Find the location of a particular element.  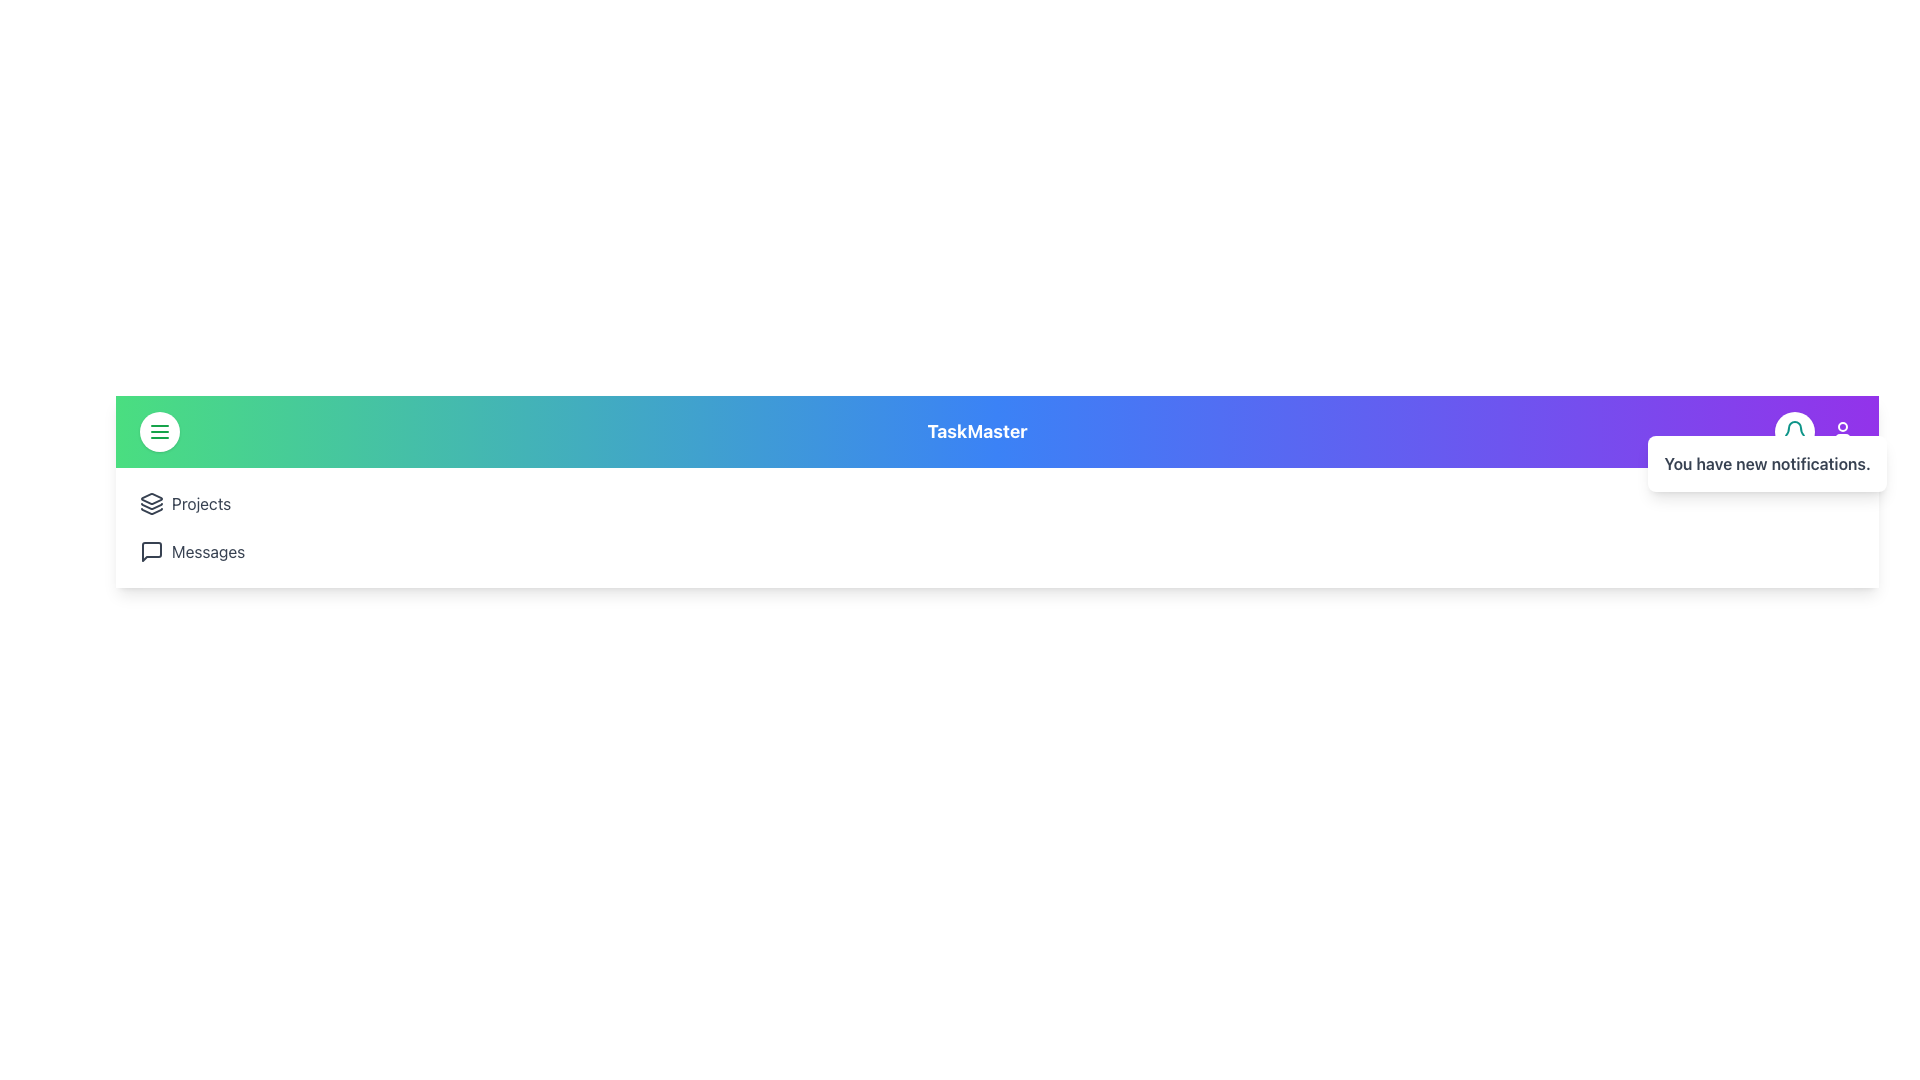

the teal bell SVG icon within the circular button is located at coordinates (1795, 431).